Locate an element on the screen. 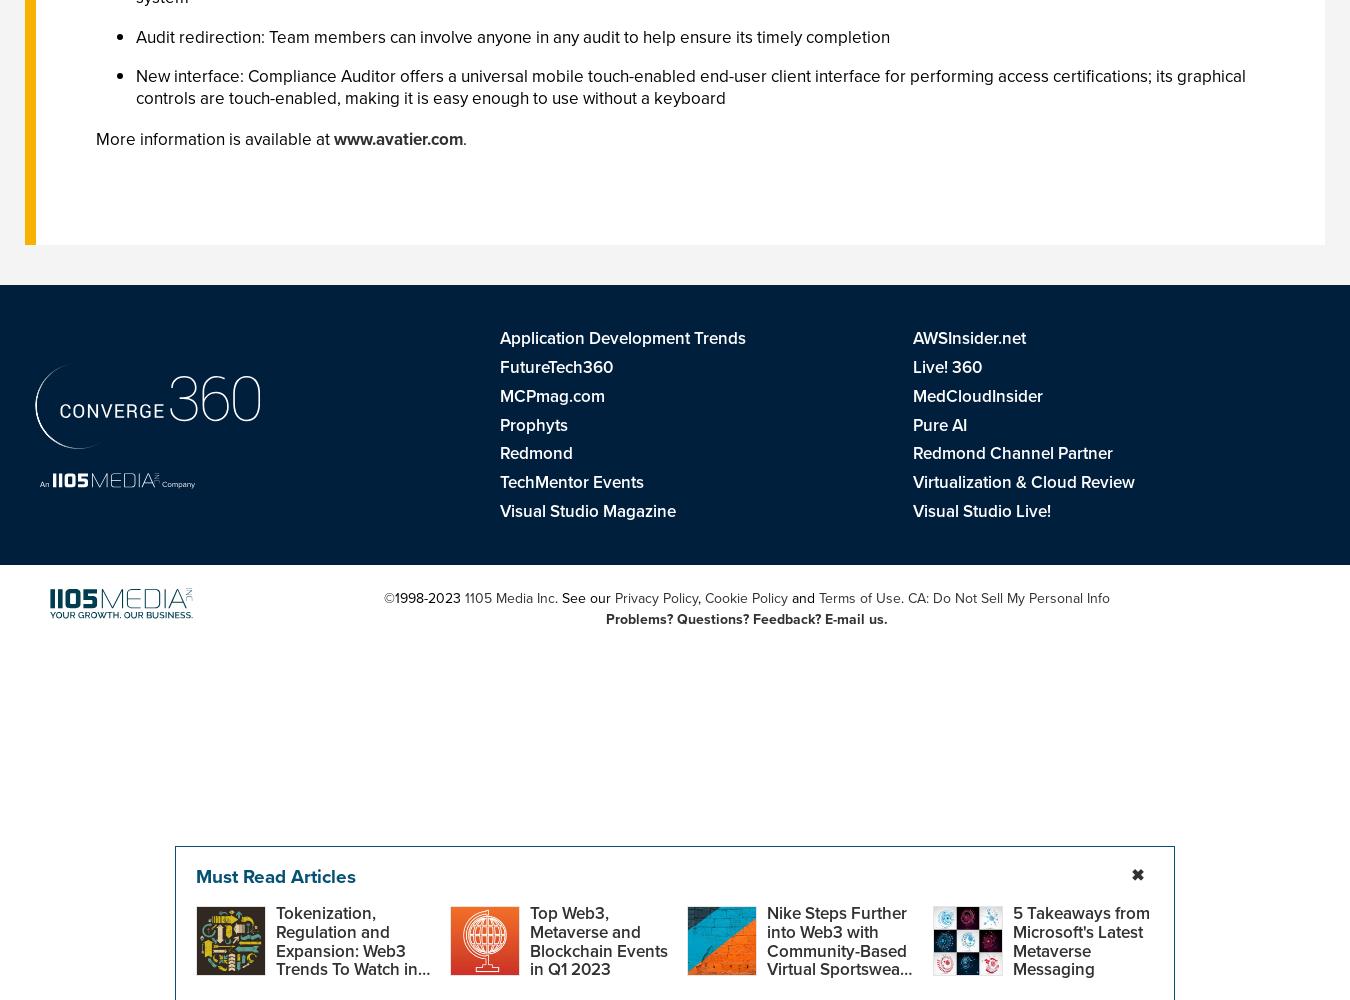 The width and height of the screenshot is (1350, 1000). '1105 Media Inc' is located at coordinates (507, 596).